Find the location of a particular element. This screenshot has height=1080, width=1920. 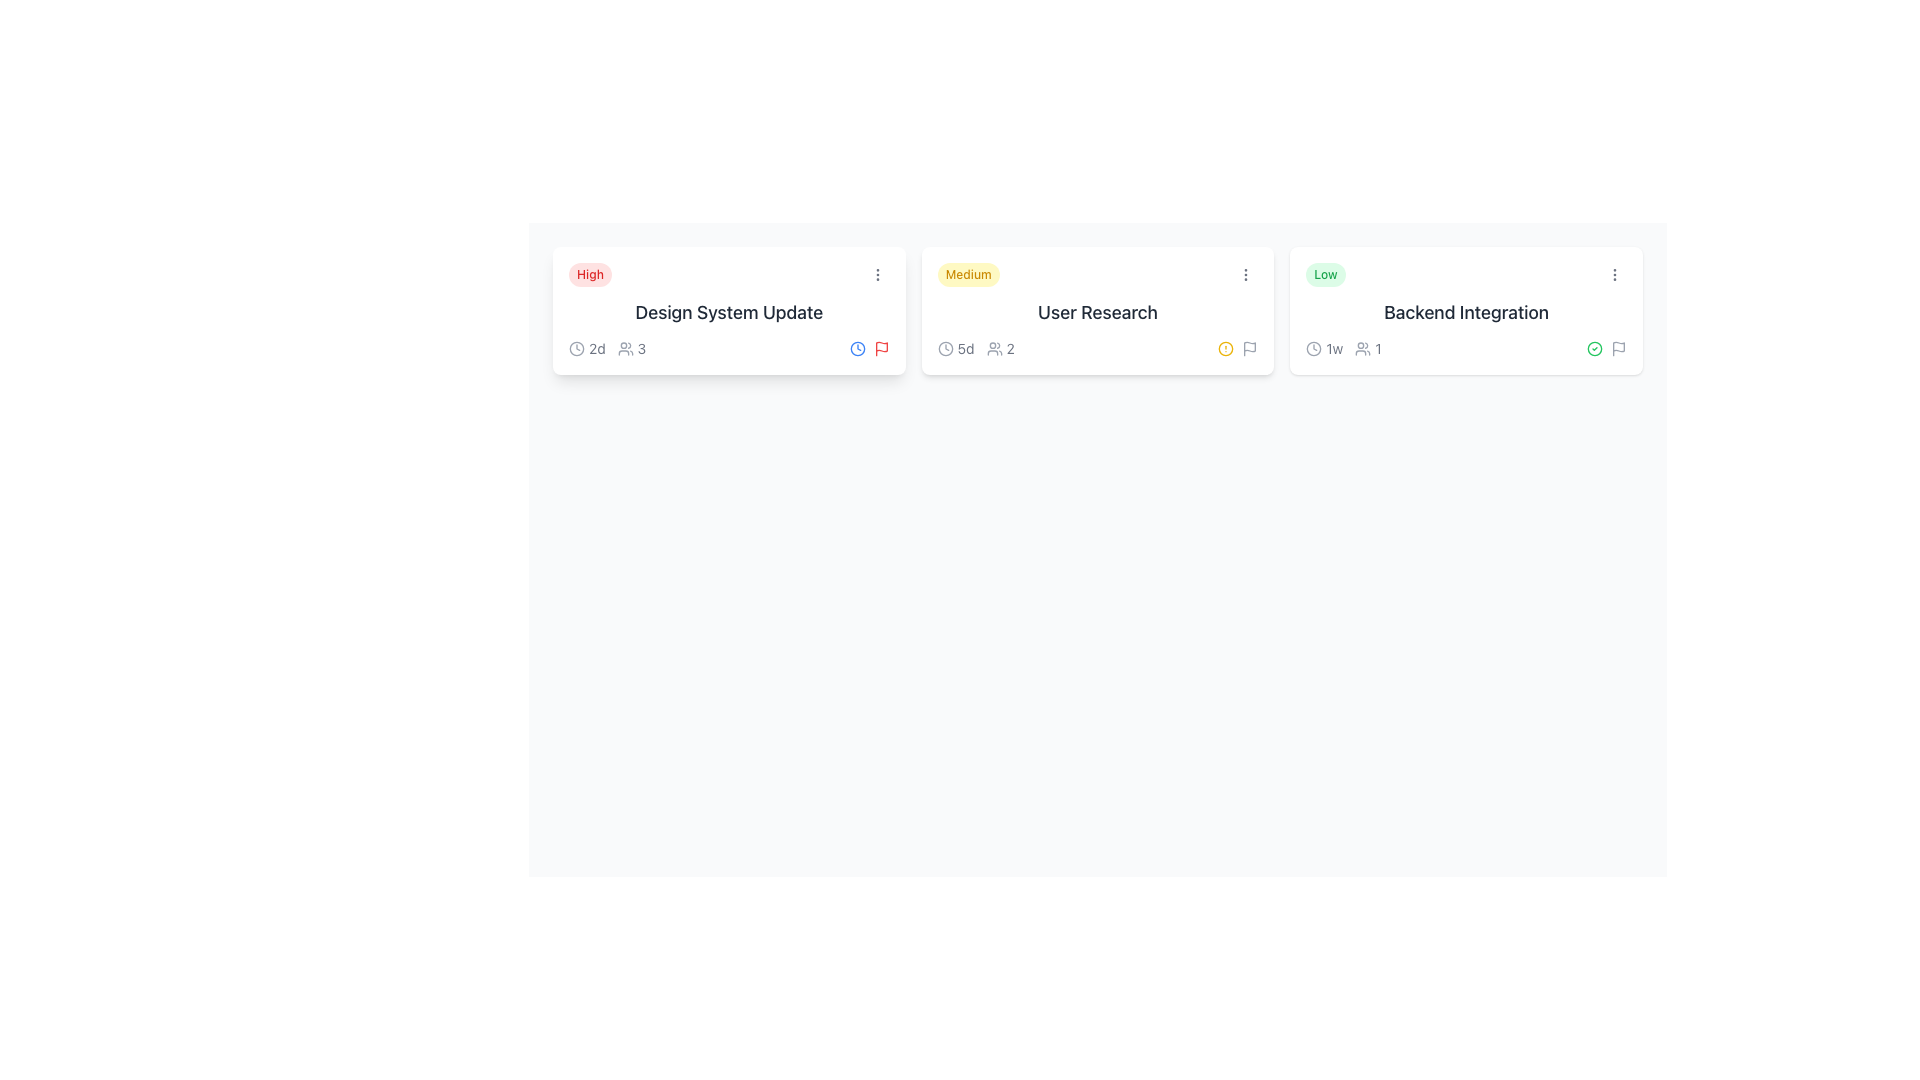

the text label indicating the number of users associated with the card labeled 'Backend Integration', located at the center-bottom of the card is located at coordinates (1377, 347).